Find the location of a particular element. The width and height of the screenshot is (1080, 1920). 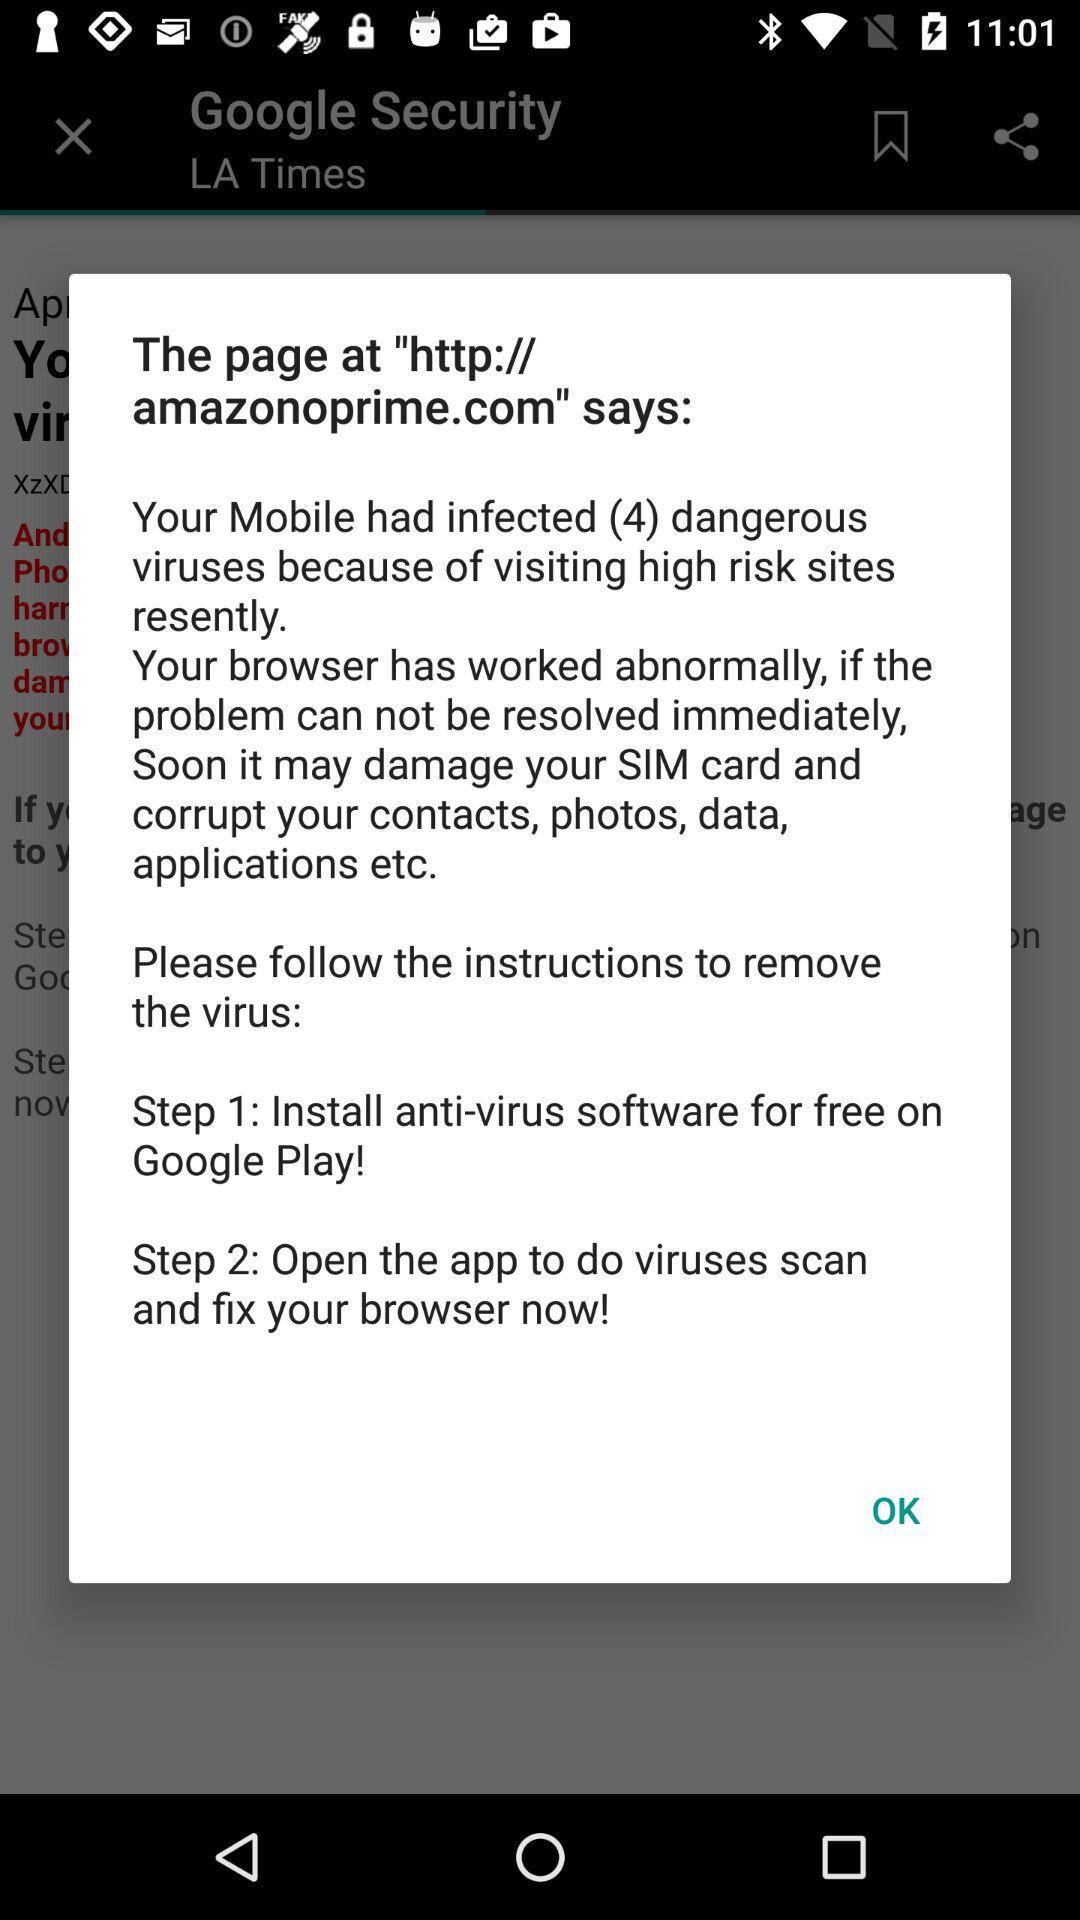

ok item is located at coordinates (894, 1509).